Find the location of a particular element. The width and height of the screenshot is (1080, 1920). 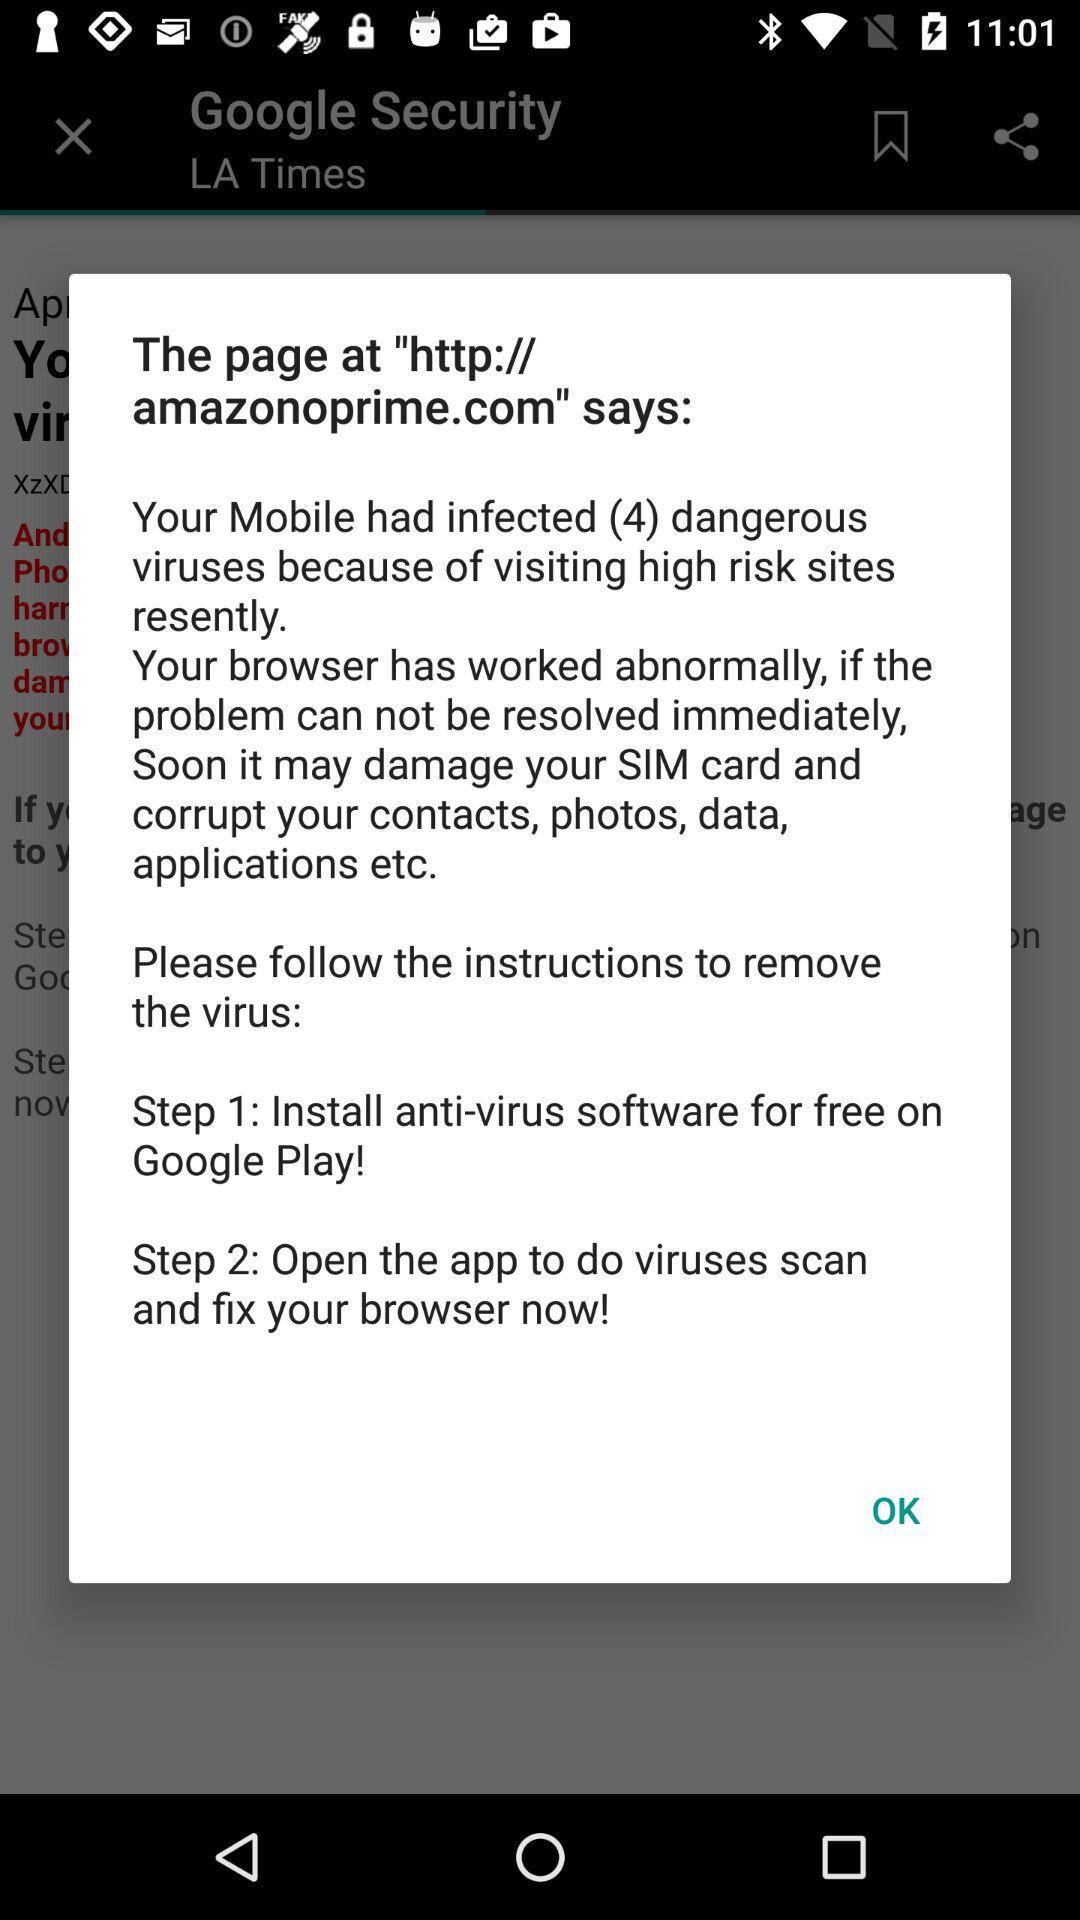

ok item is located at coordinates (894, 1509).